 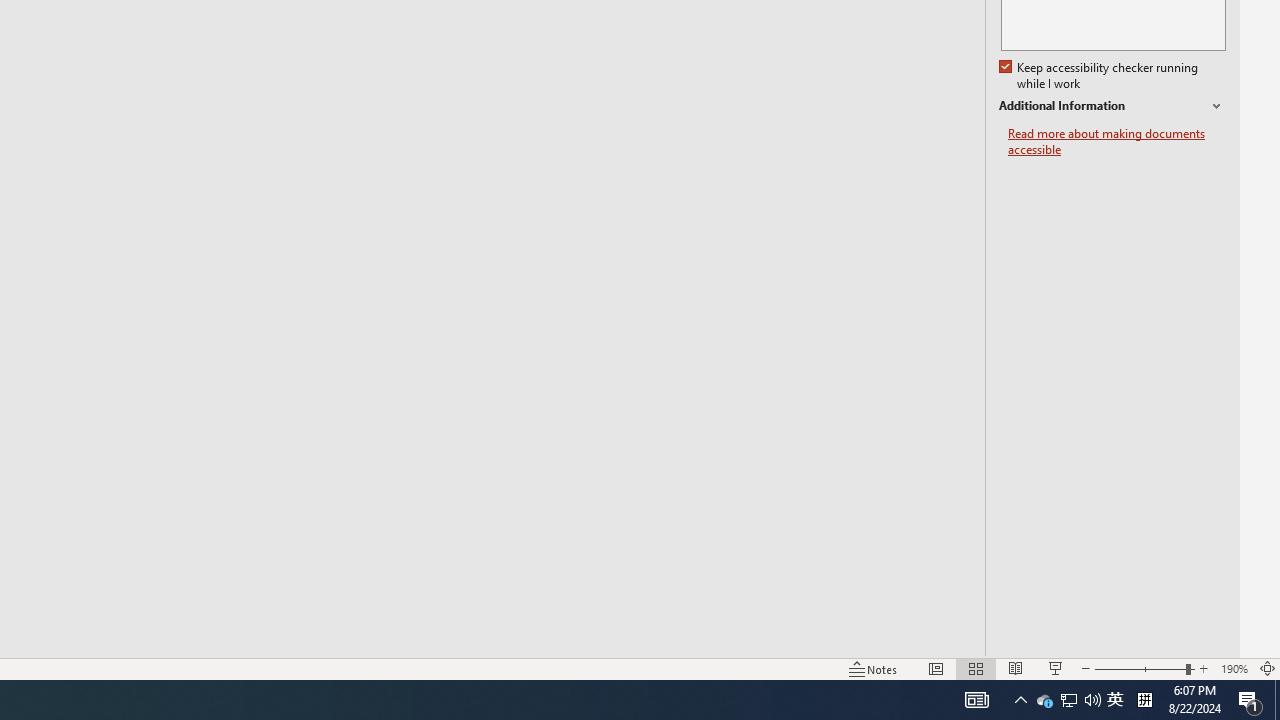 I want to click on 'Read more about making documents accessible', so click(x=1116, y=141).